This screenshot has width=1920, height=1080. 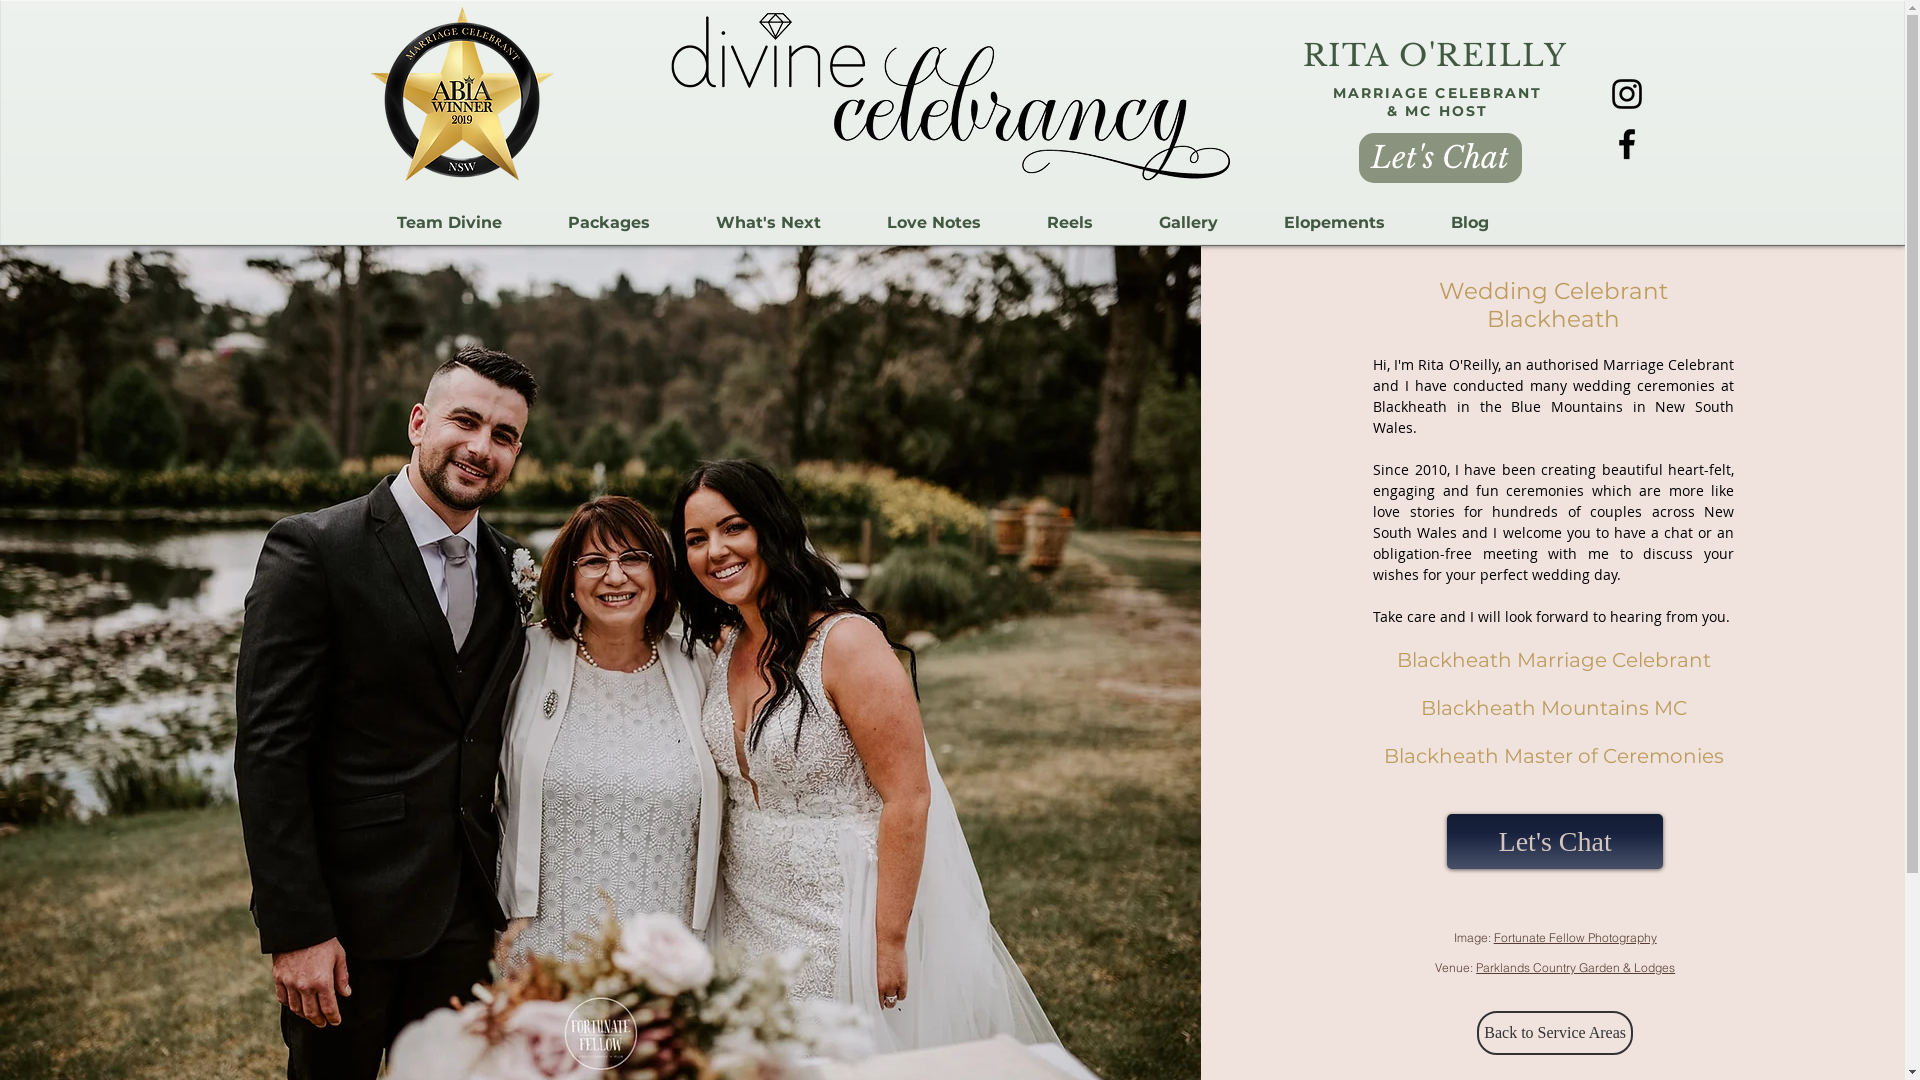 What do you see at coordinates (1477, 1033) in the screenshot?
I see `'Back to Service Areas'` at bounding box center [1477, 1033].